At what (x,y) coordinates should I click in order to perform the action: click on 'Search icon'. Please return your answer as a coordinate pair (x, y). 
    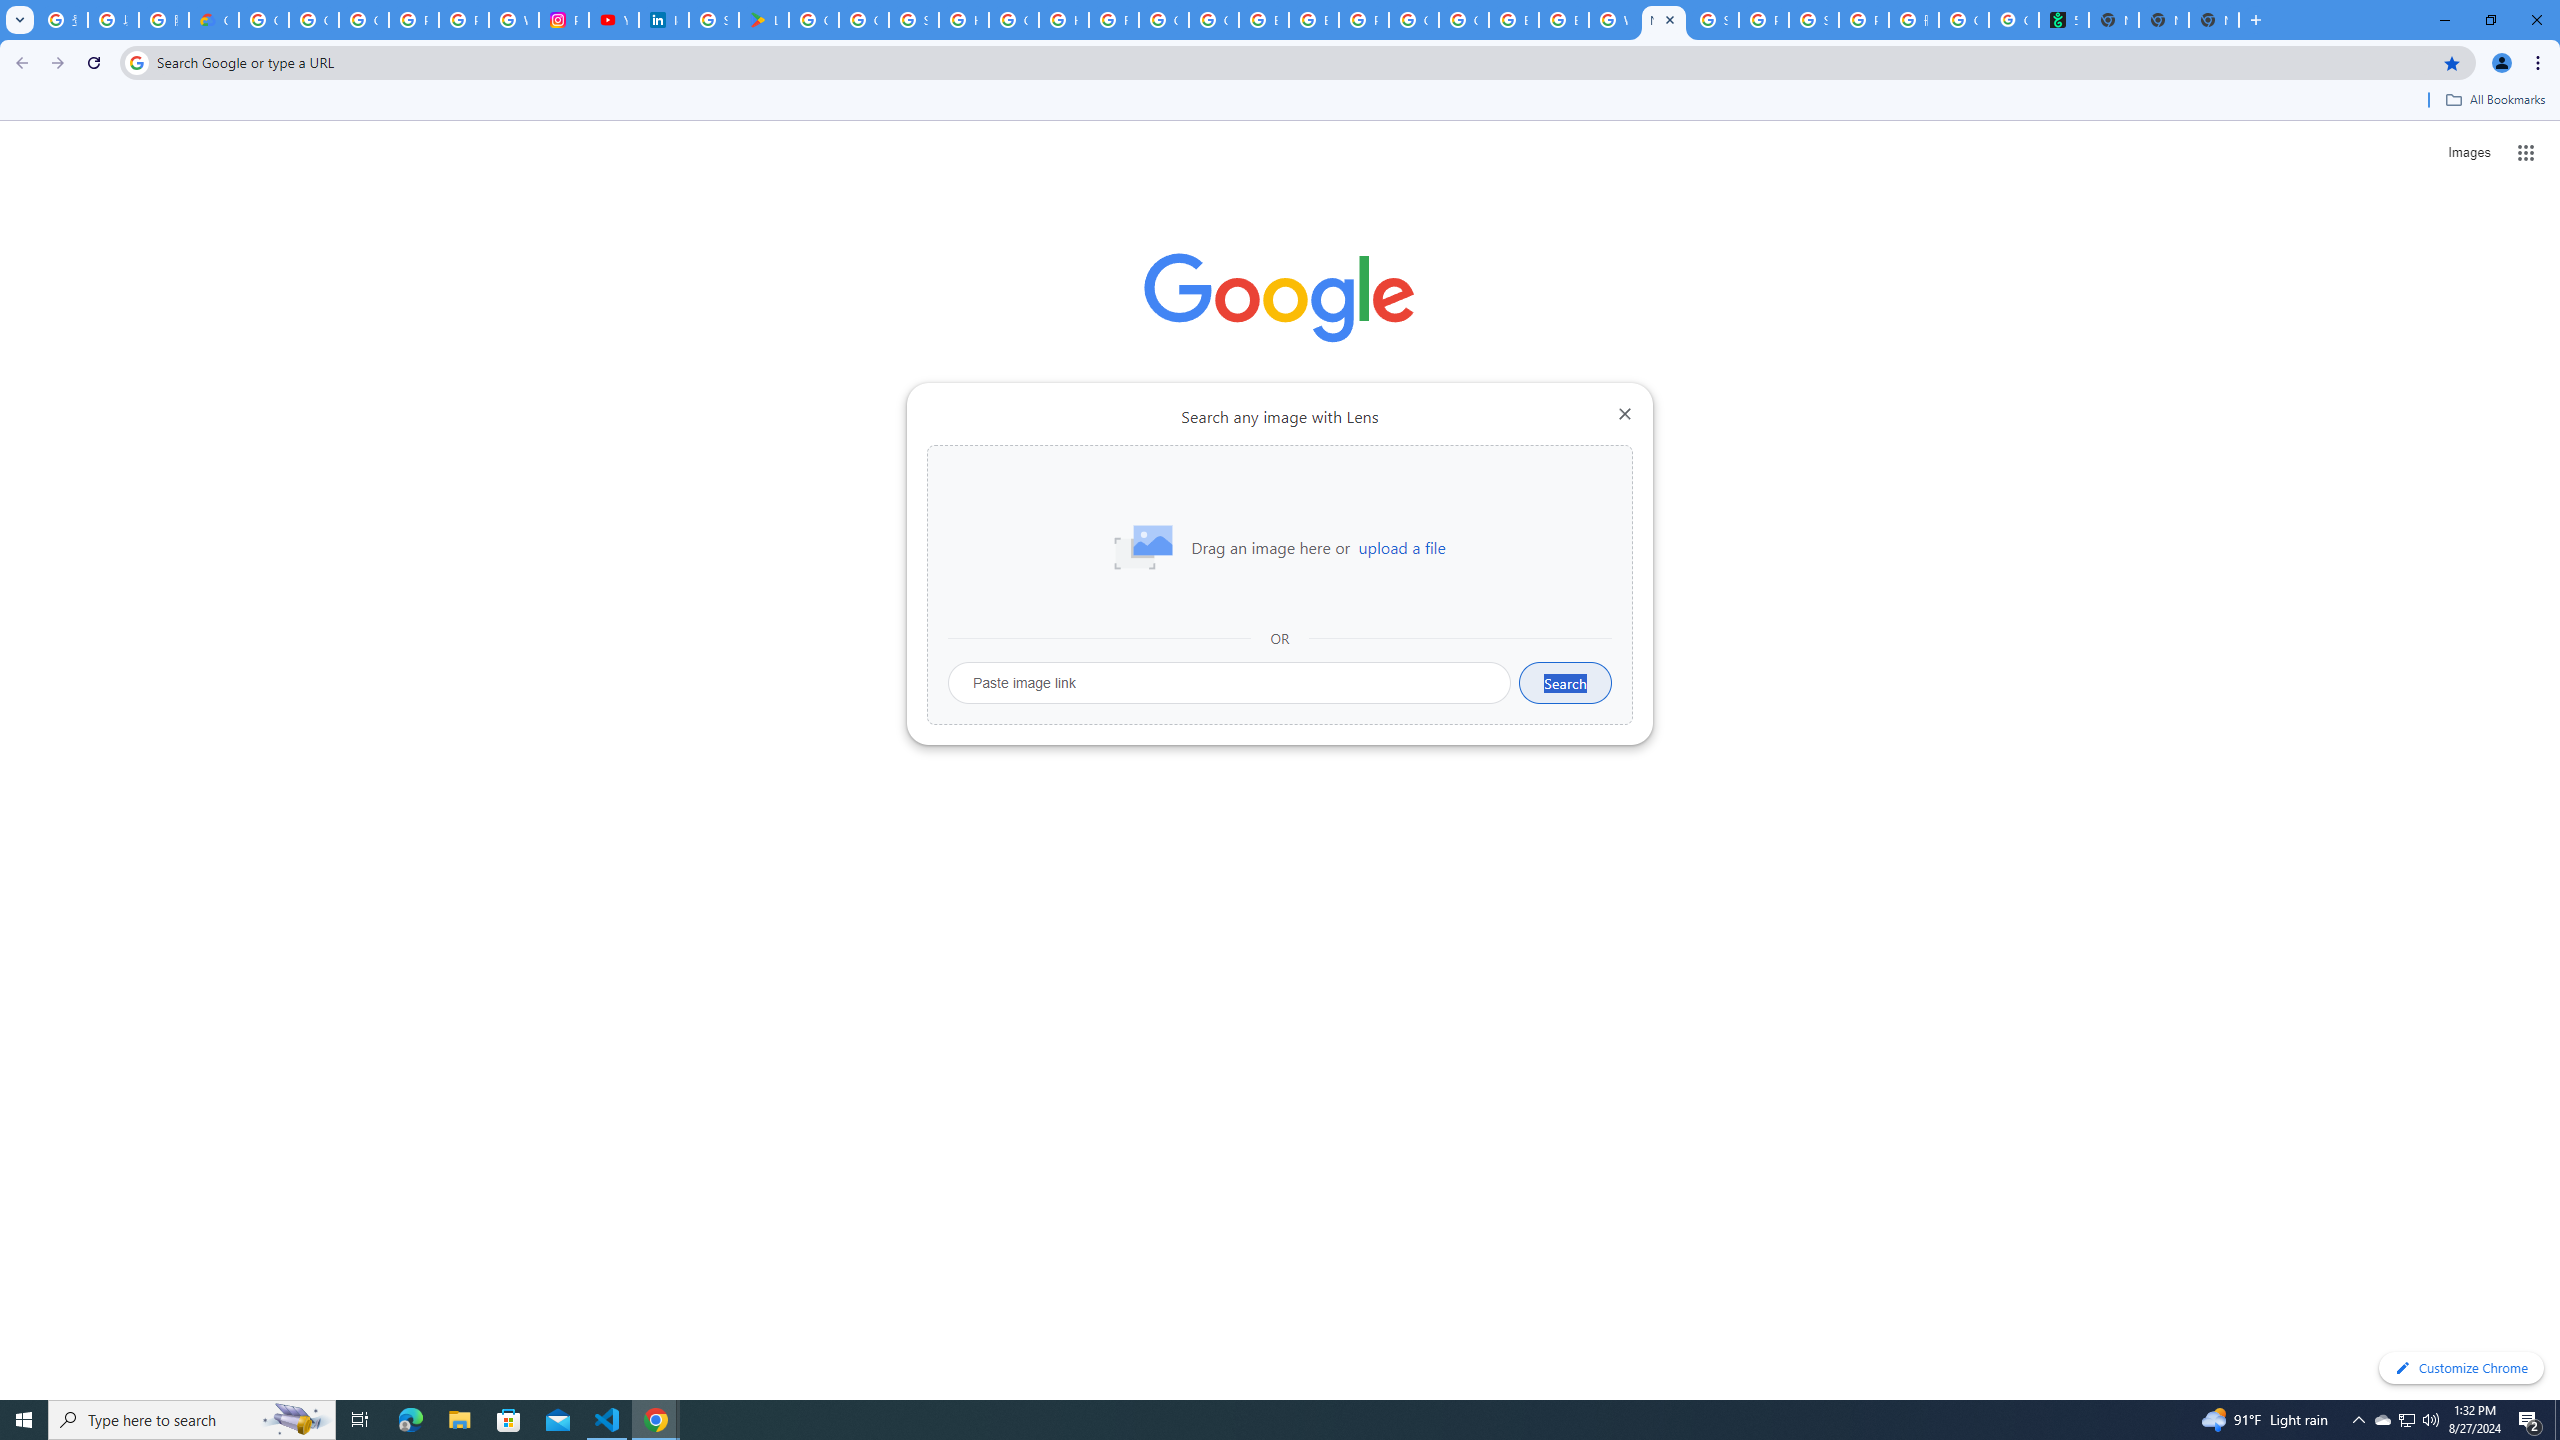
    Looking at the image, I should click on (135, 61).